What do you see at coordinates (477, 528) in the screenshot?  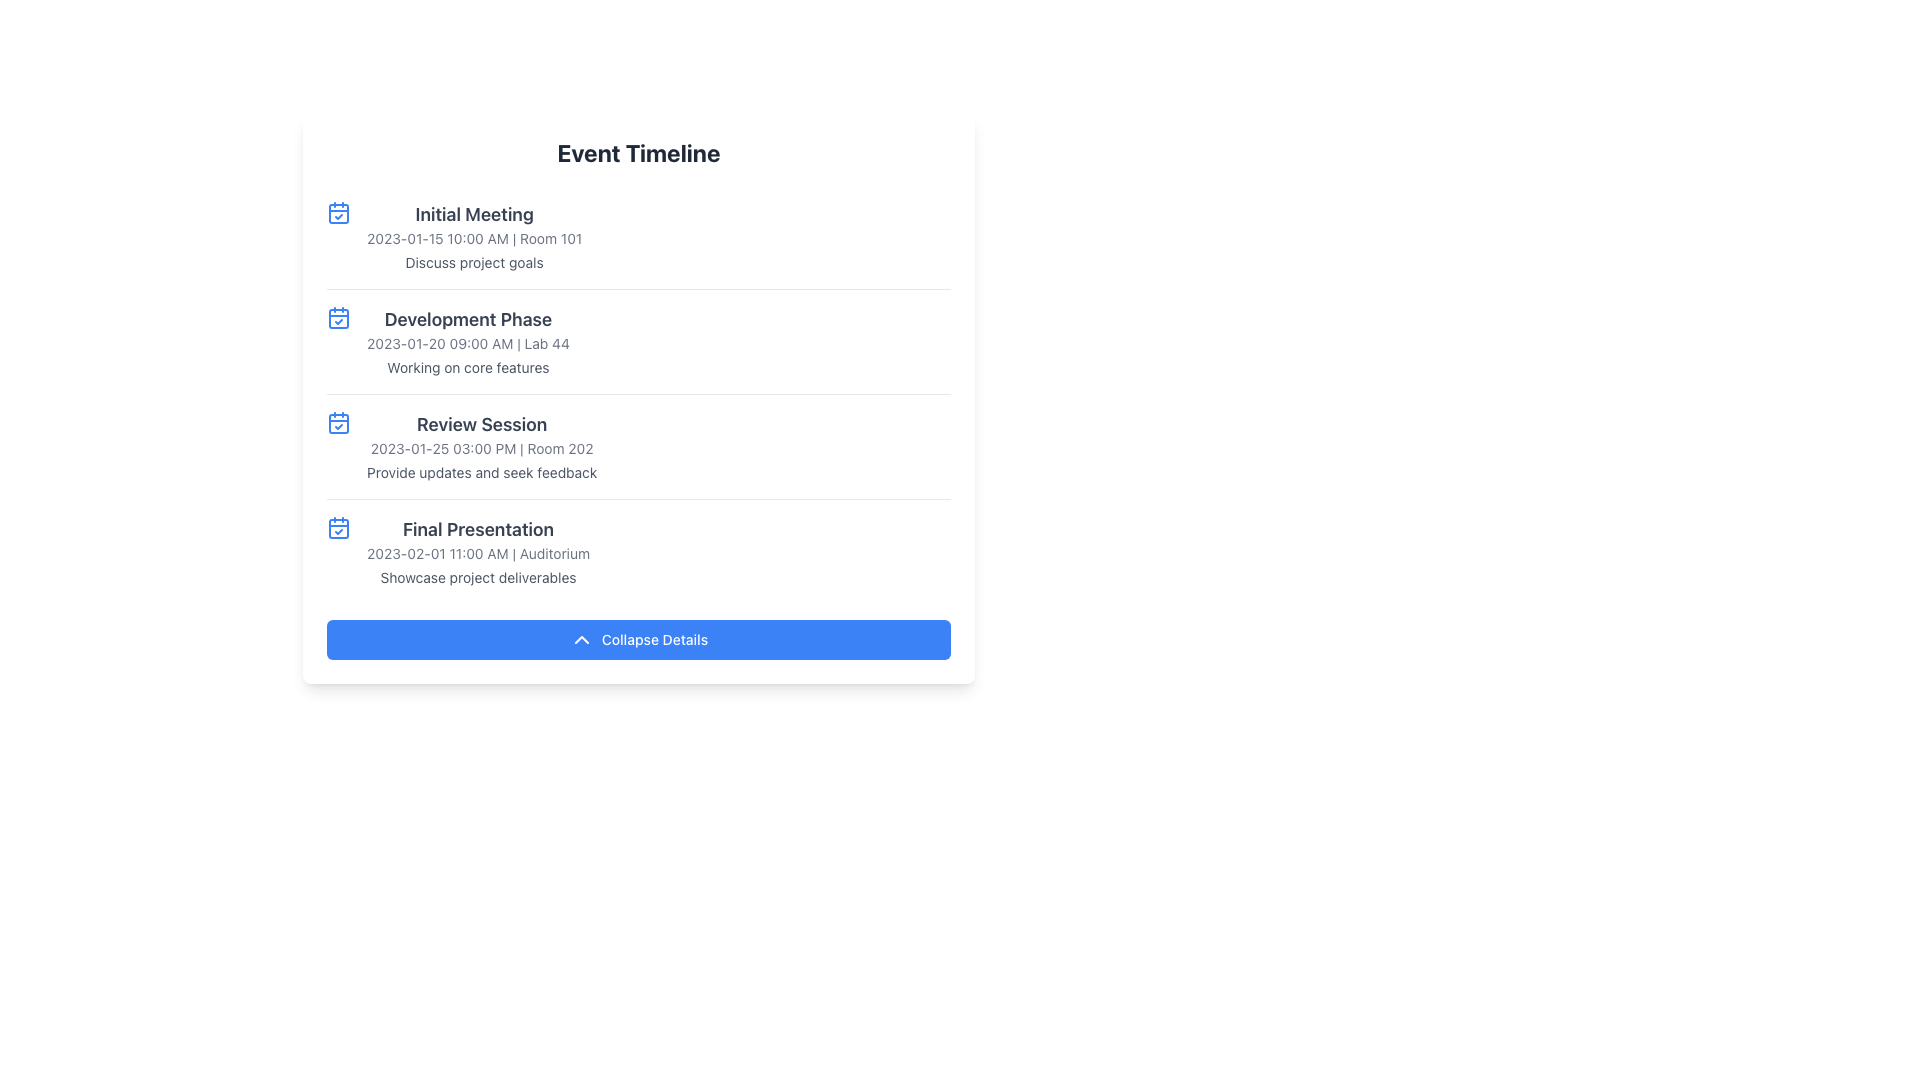 I see `the text label for the event 'Final Presentation', which is located in the fourth entry of the vertical timeline layout, positioned towards the left above the event timing and description texts` at bounding box center [477, 528].